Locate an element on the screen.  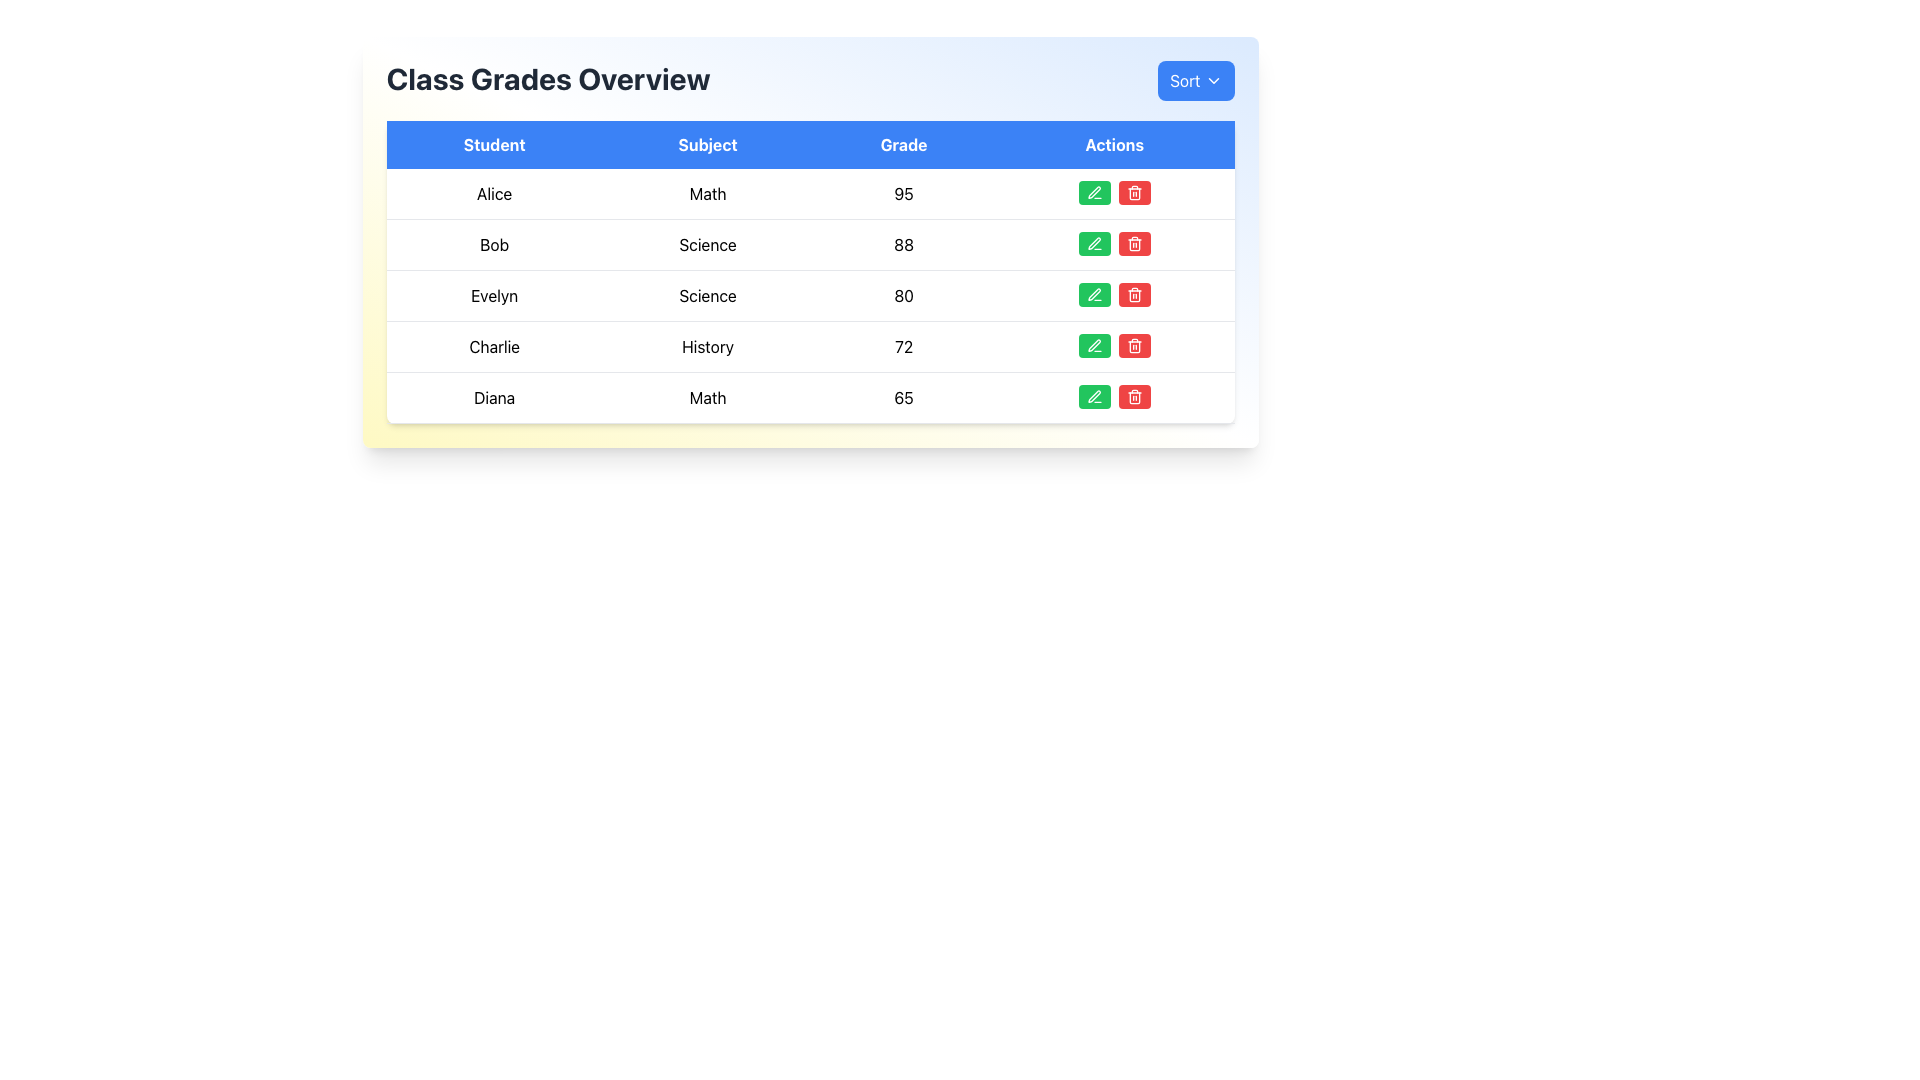
the 'Actions' header in the table, which is the last header in a row with blue background and white text is located at coordinates (1113, 144).